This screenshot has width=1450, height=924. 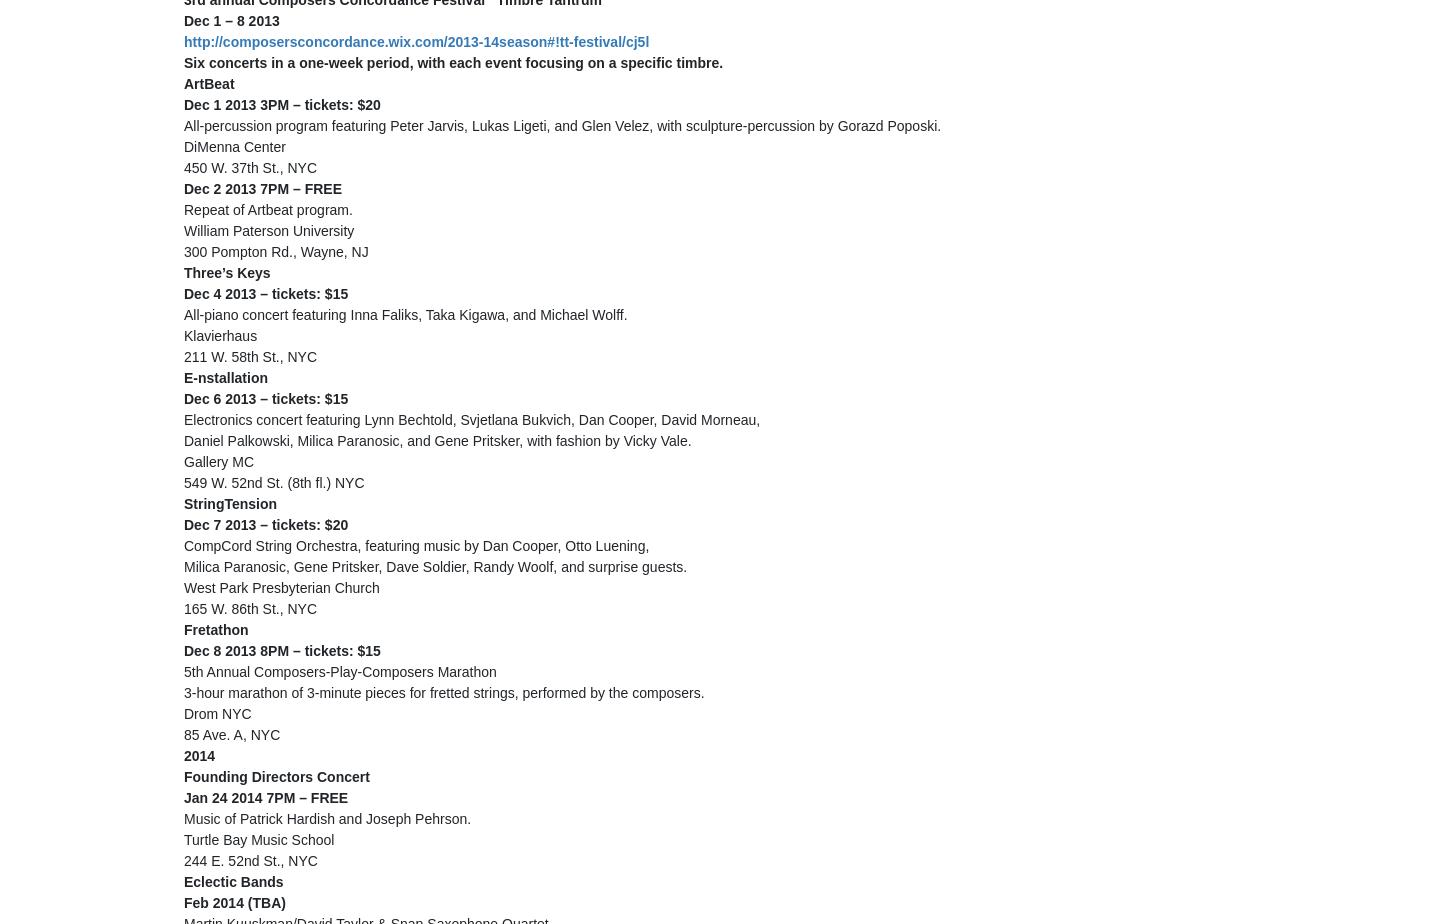 I want to click on 'http://composersconcordance.wix.com/2013-14season#!tt-festival/cj5l', so click(x=415, y=42).